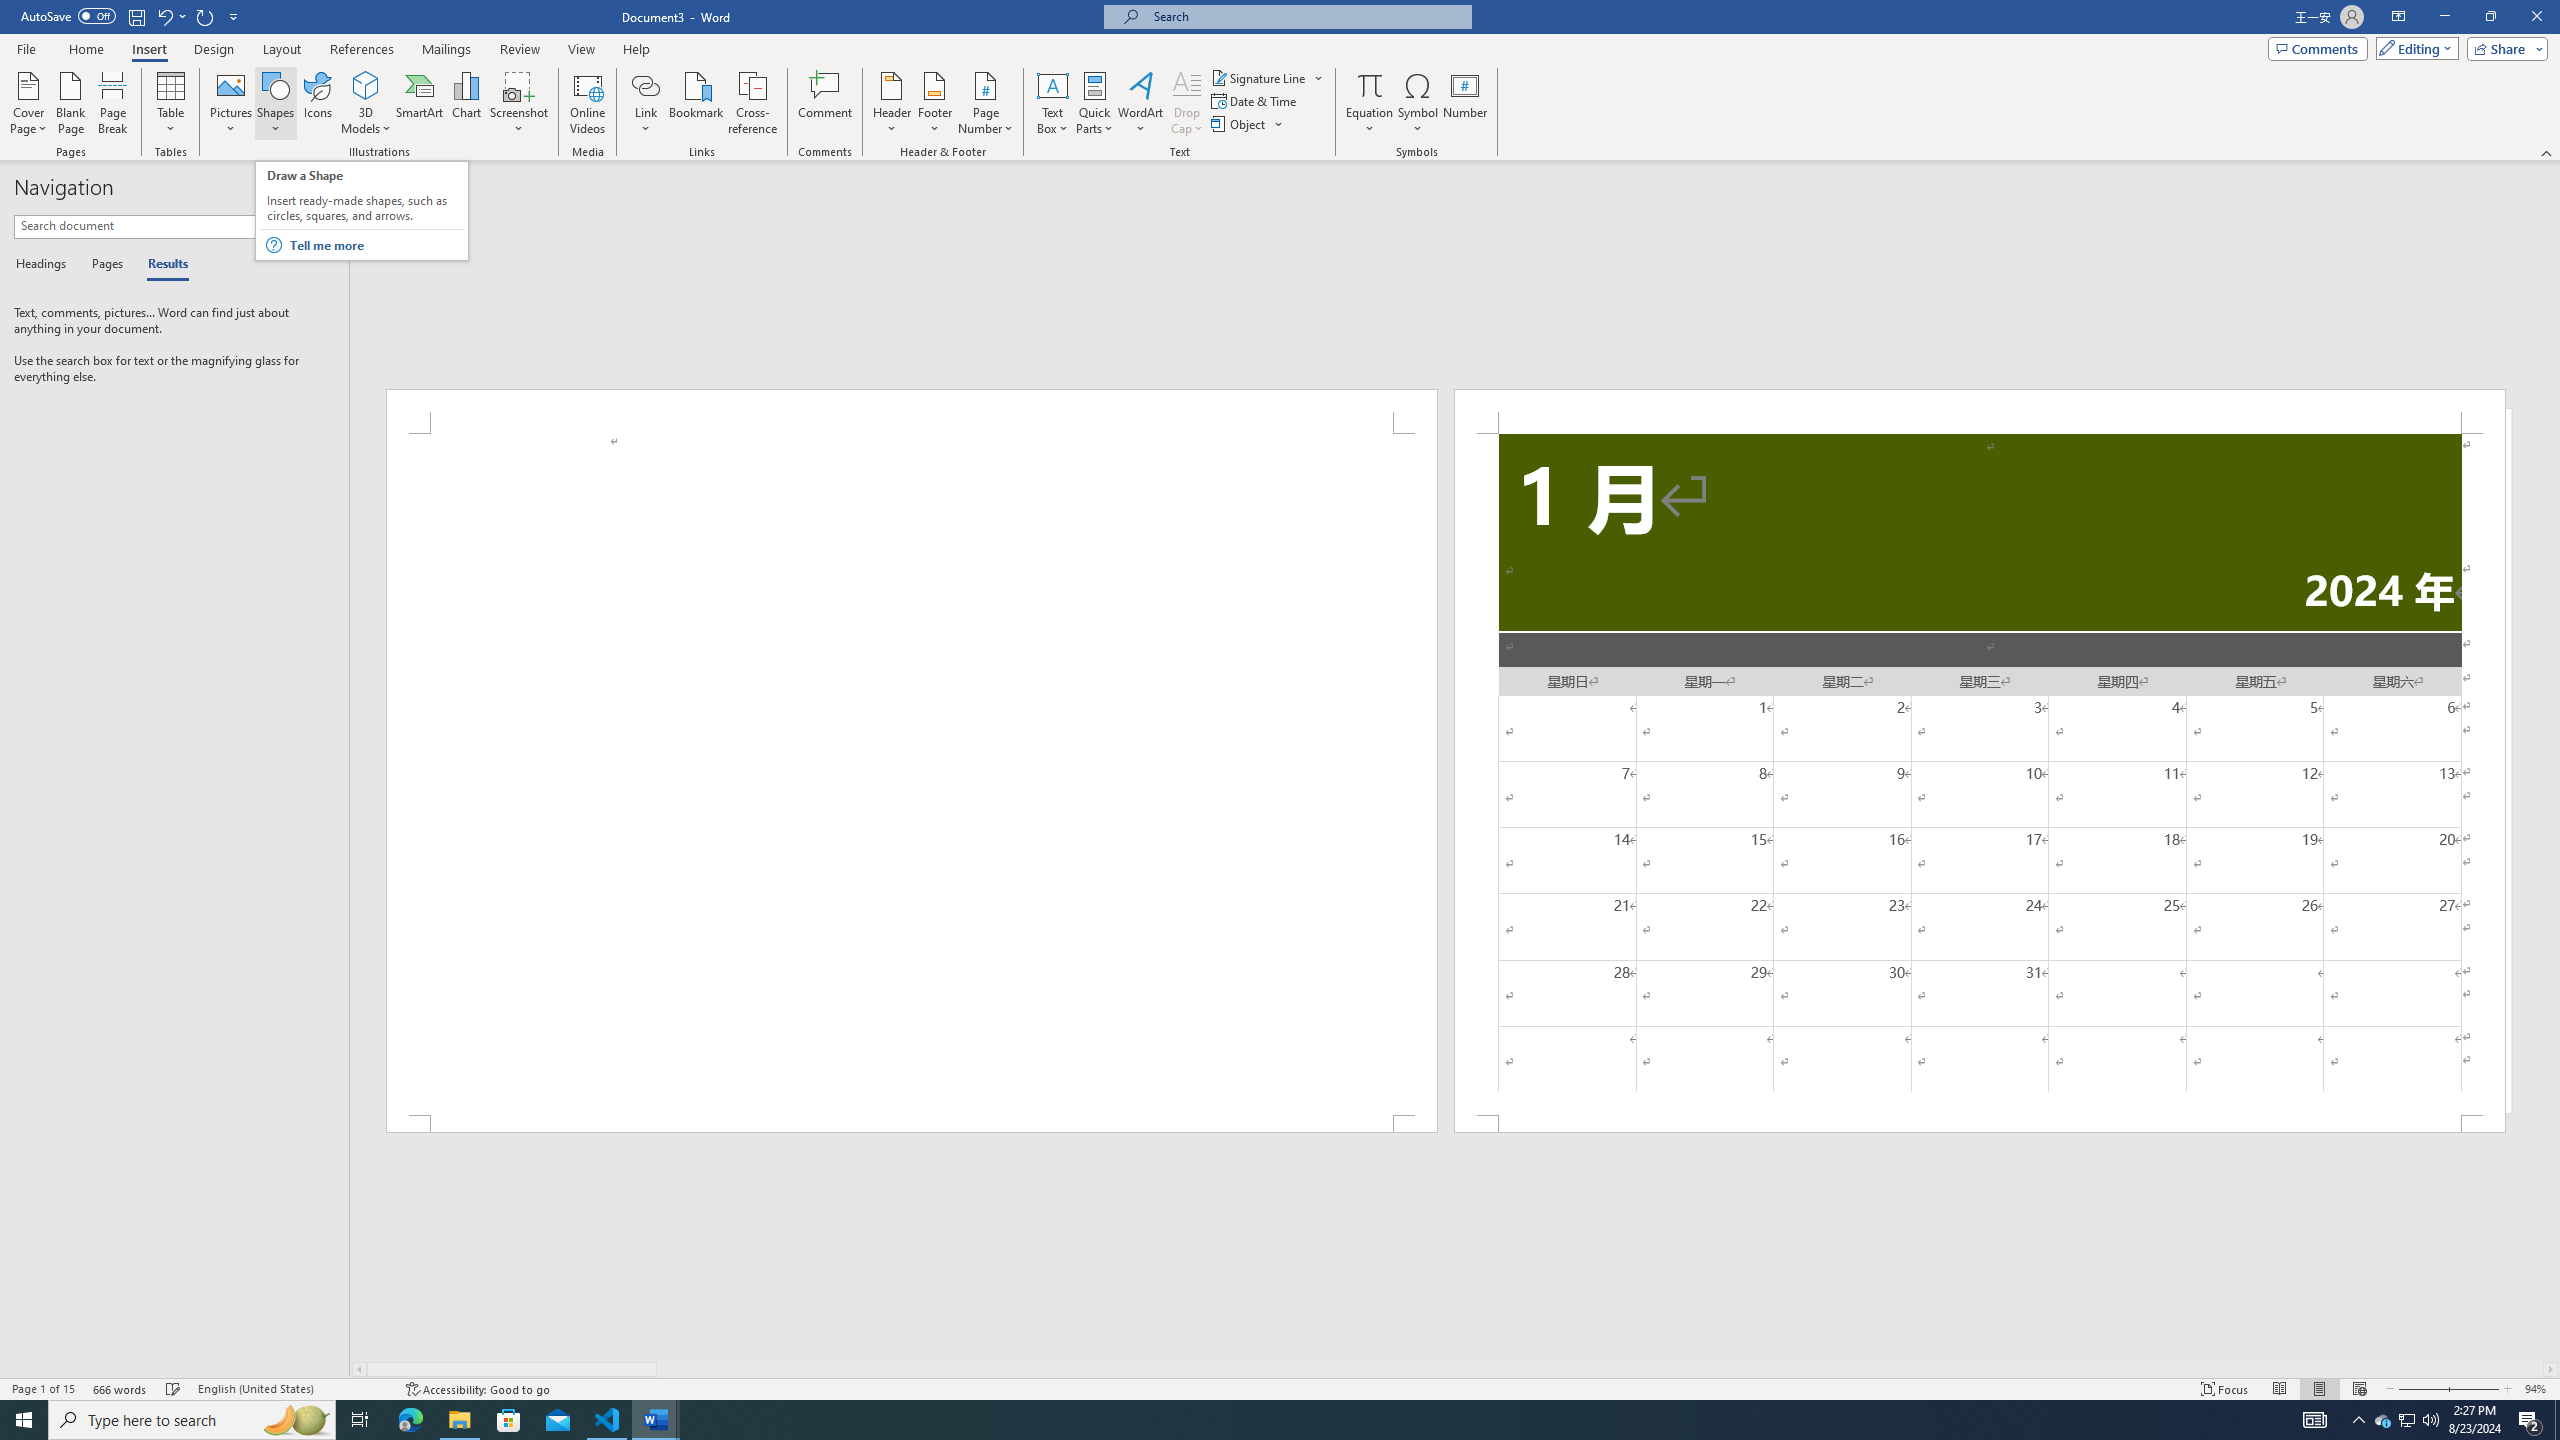 This screenshot has width=2560, height=1440. What do you see at coordinates (892, 103) in the screenshot?
I see `'Header'` at bounding box center [892, 103].